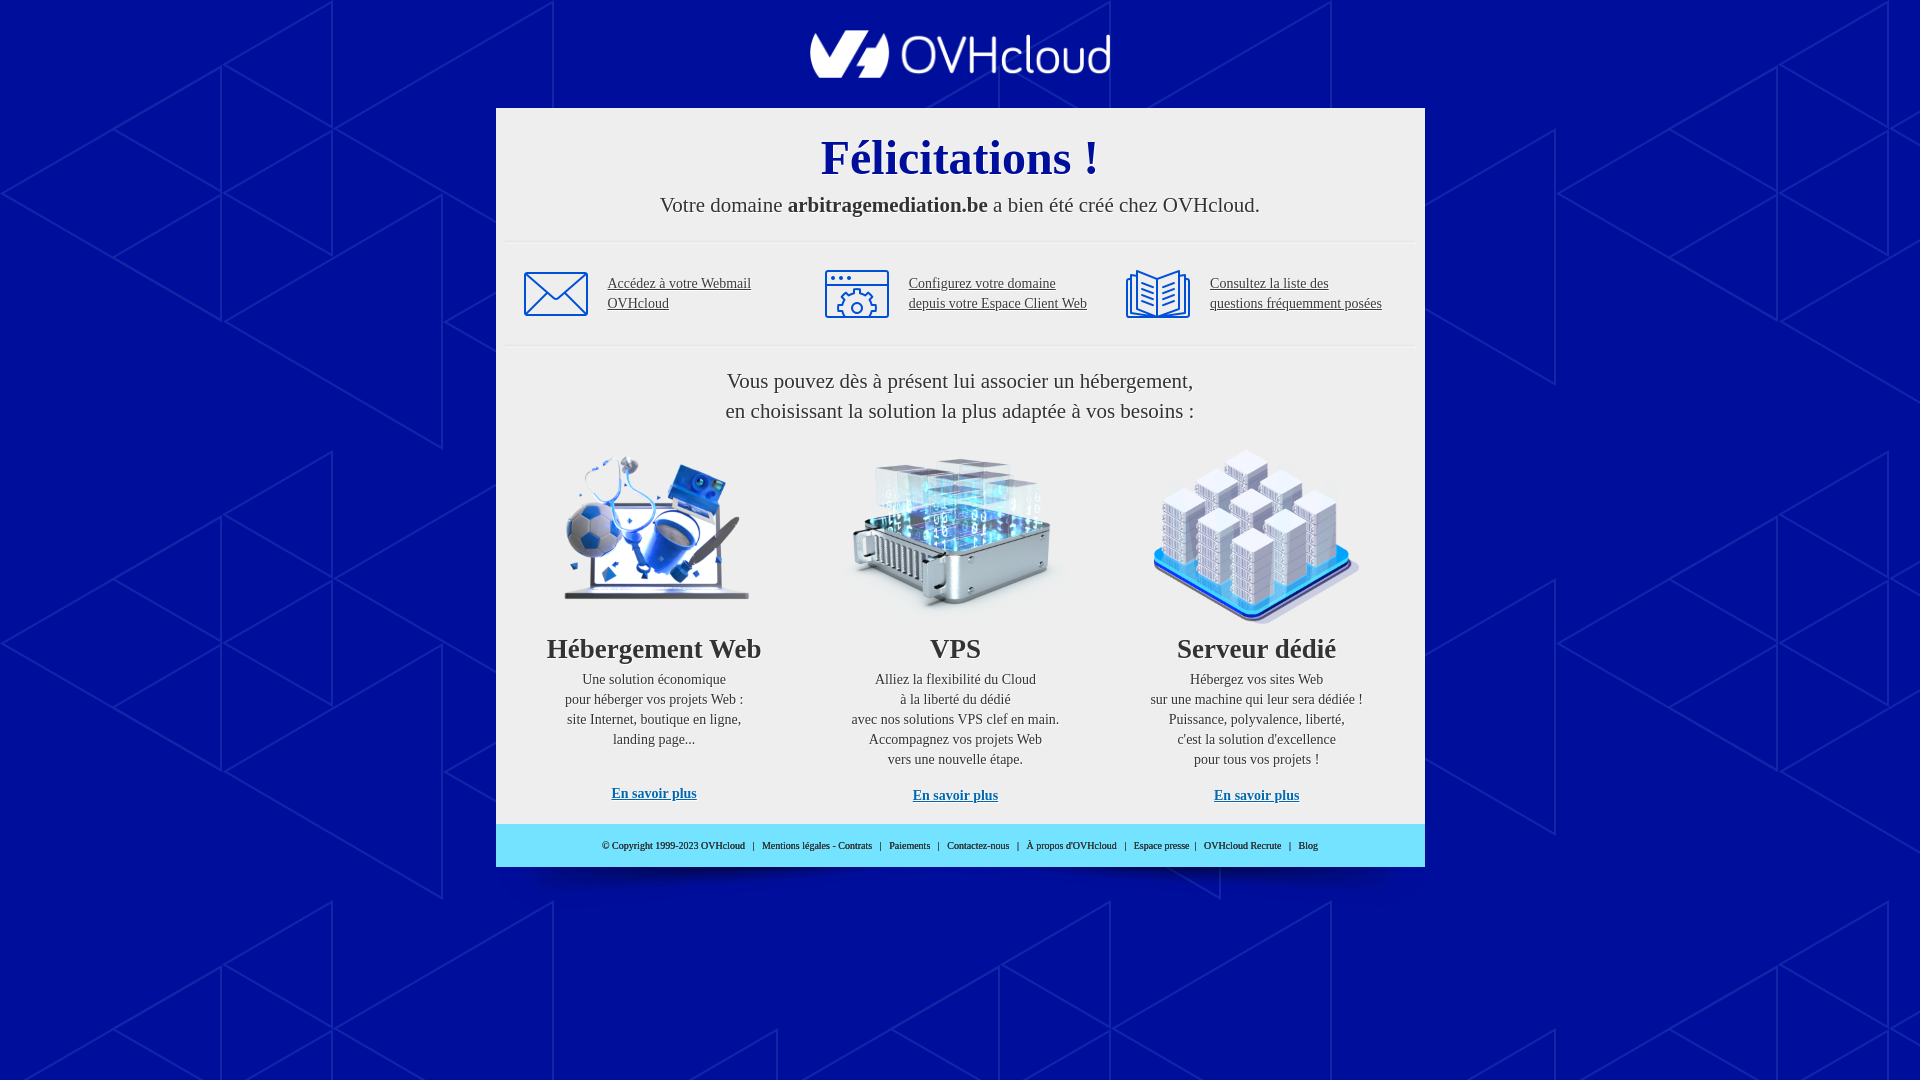 Image resolution: width=1920 pixels, height=1080 pixels. Describe the element at coordinates (653, 792) in the screenshot. I see `'En savoir plus'` at that location.